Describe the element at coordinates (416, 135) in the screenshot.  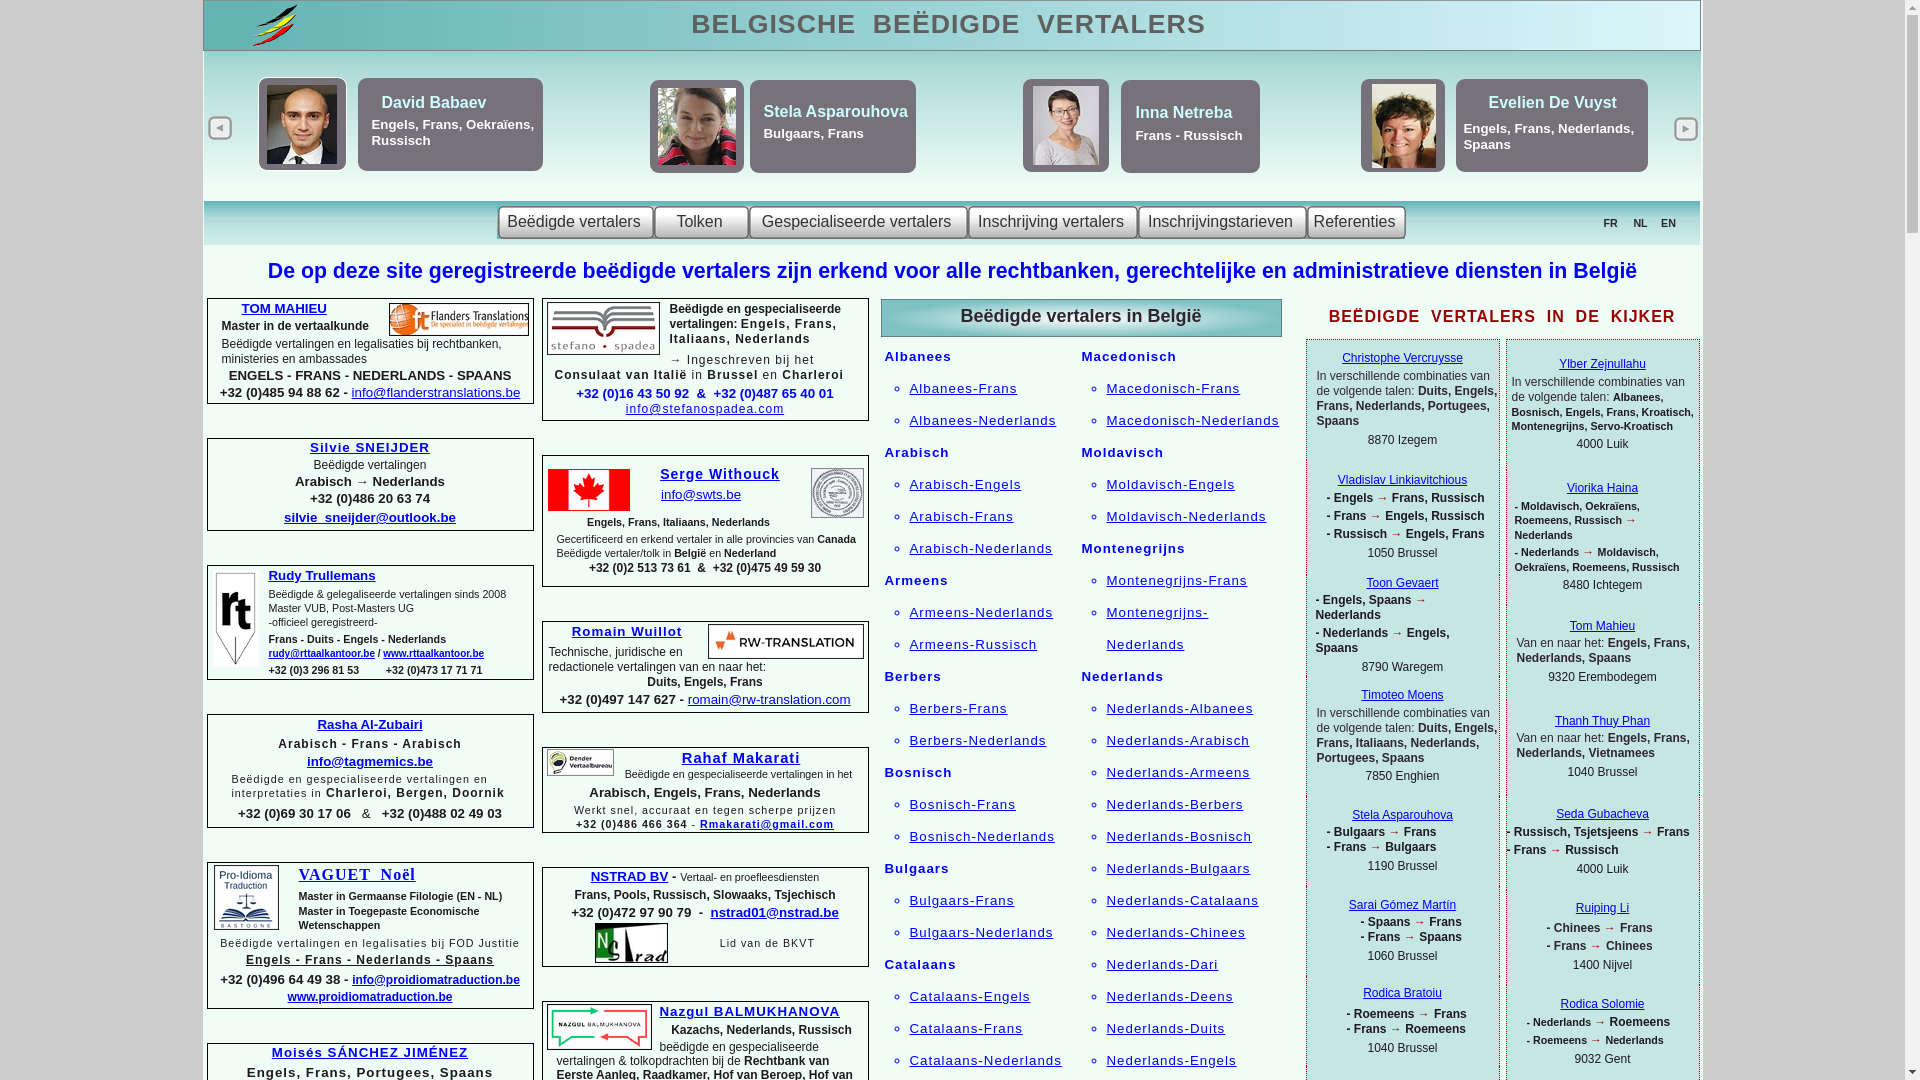
I see `'Dari, Farsi / Perzisch, Frans'` at that location.